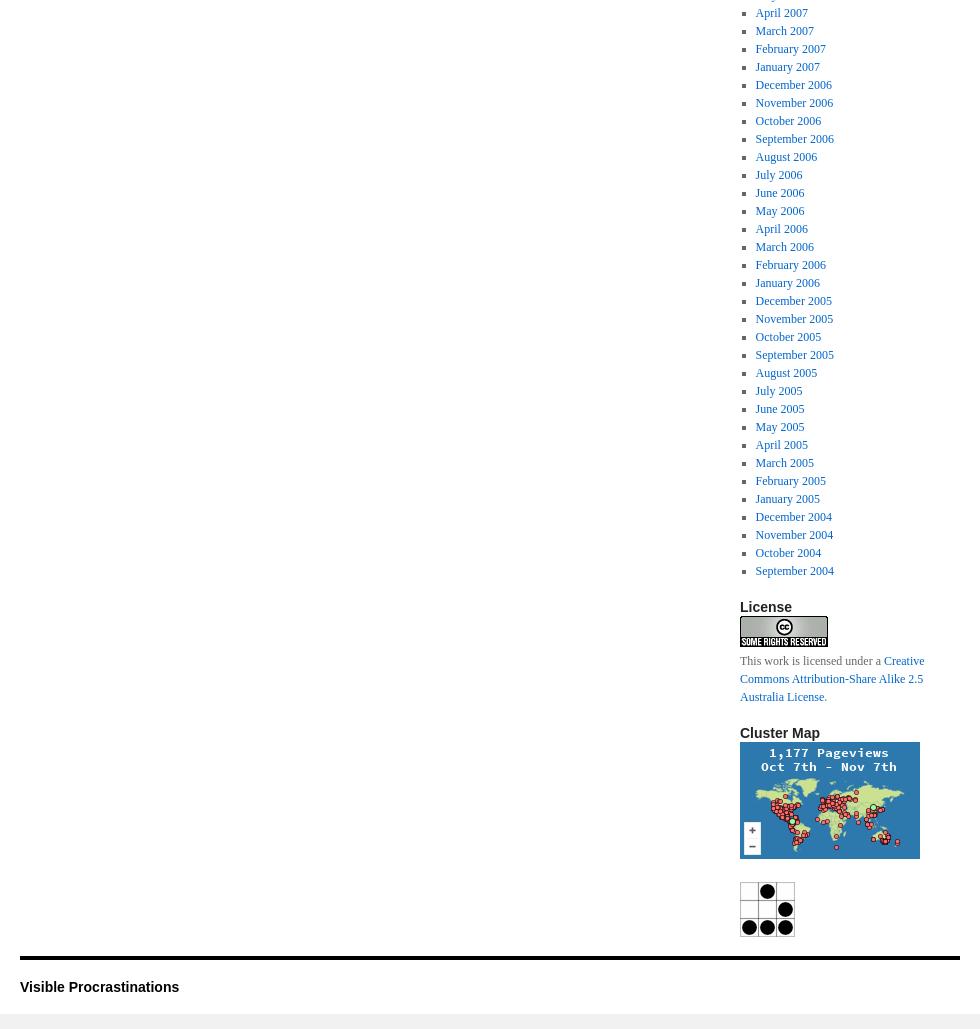 The image size is (980, 1029). Describe the element at coordinates (793, 318) in the screenshot. I see `'November 2005'` at that location.